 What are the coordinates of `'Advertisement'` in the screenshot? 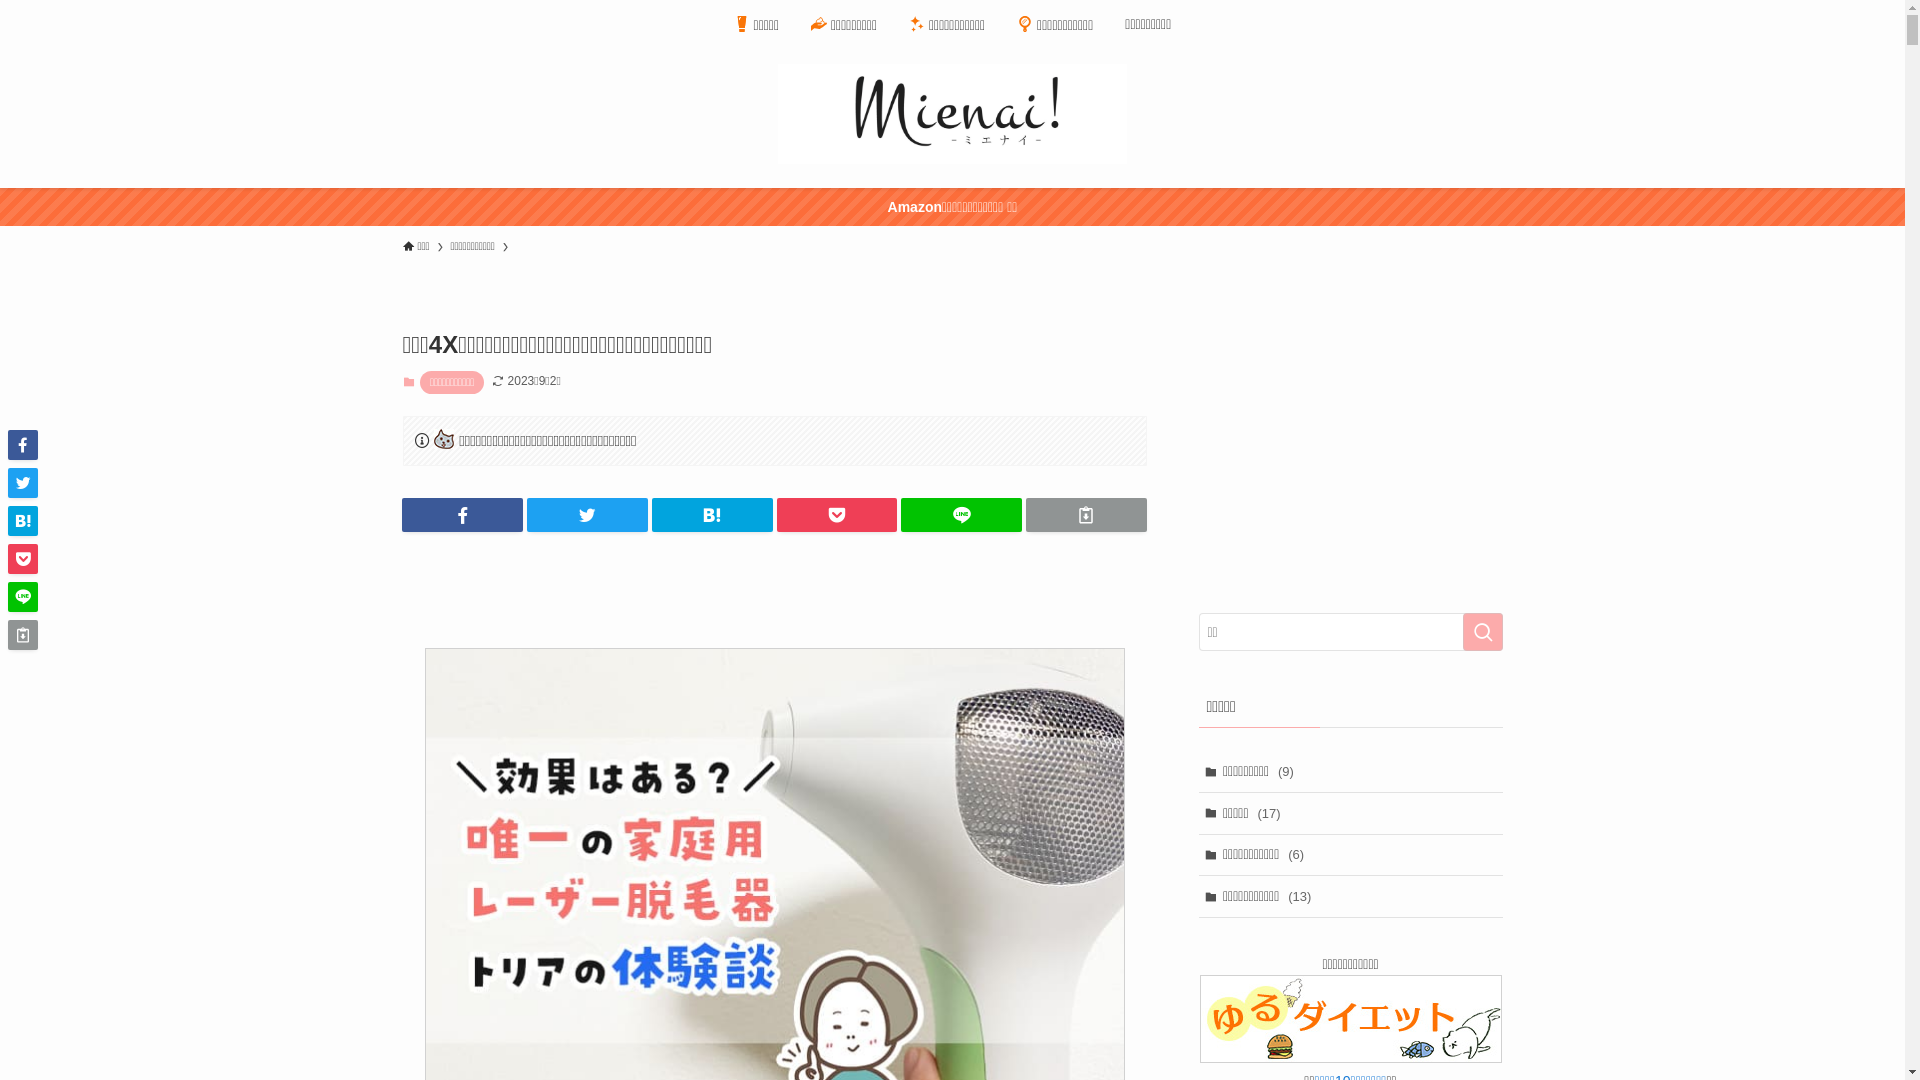 It's located at (765, 585).